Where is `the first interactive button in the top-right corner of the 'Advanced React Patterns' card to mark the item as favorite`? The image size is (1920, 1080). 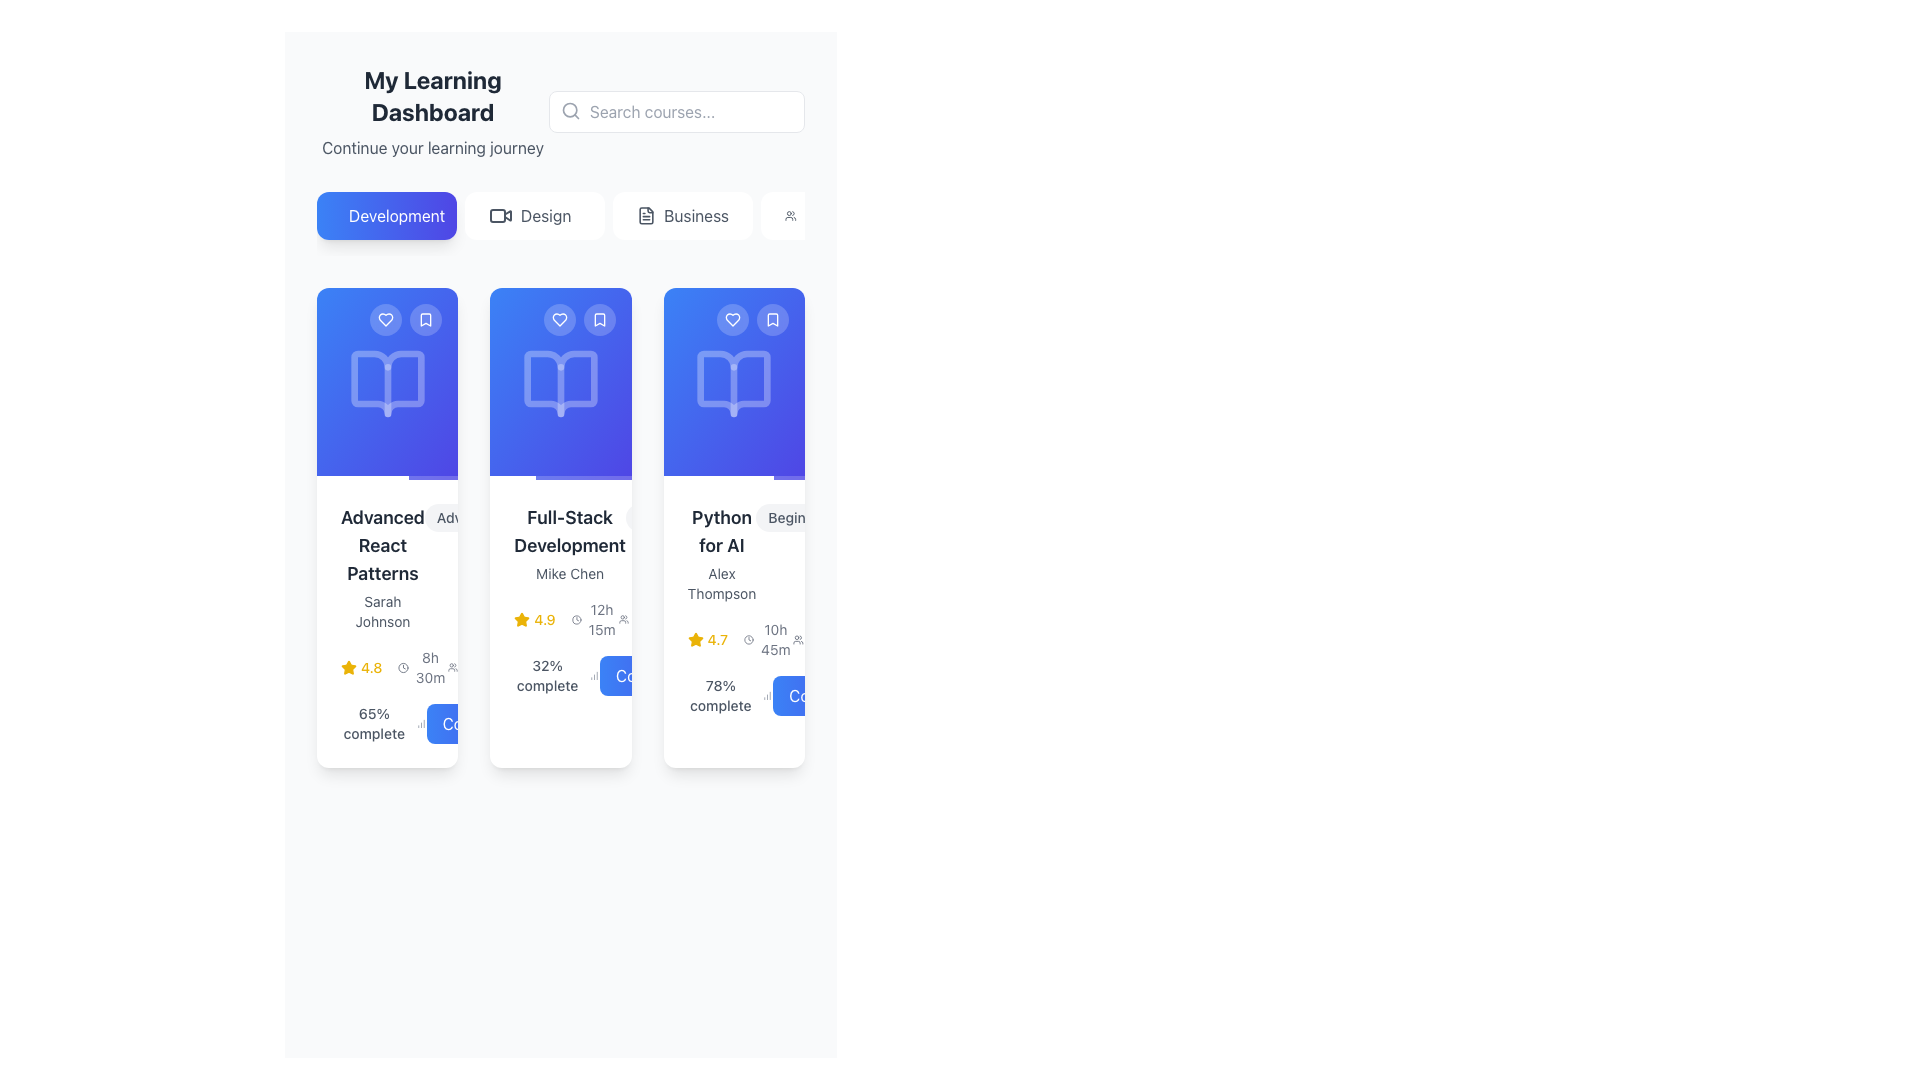 the first interactive button in the top-right corner of the 'Advanced React Patterns' card to mark the item as favorite is located at coordinates (386, 319).